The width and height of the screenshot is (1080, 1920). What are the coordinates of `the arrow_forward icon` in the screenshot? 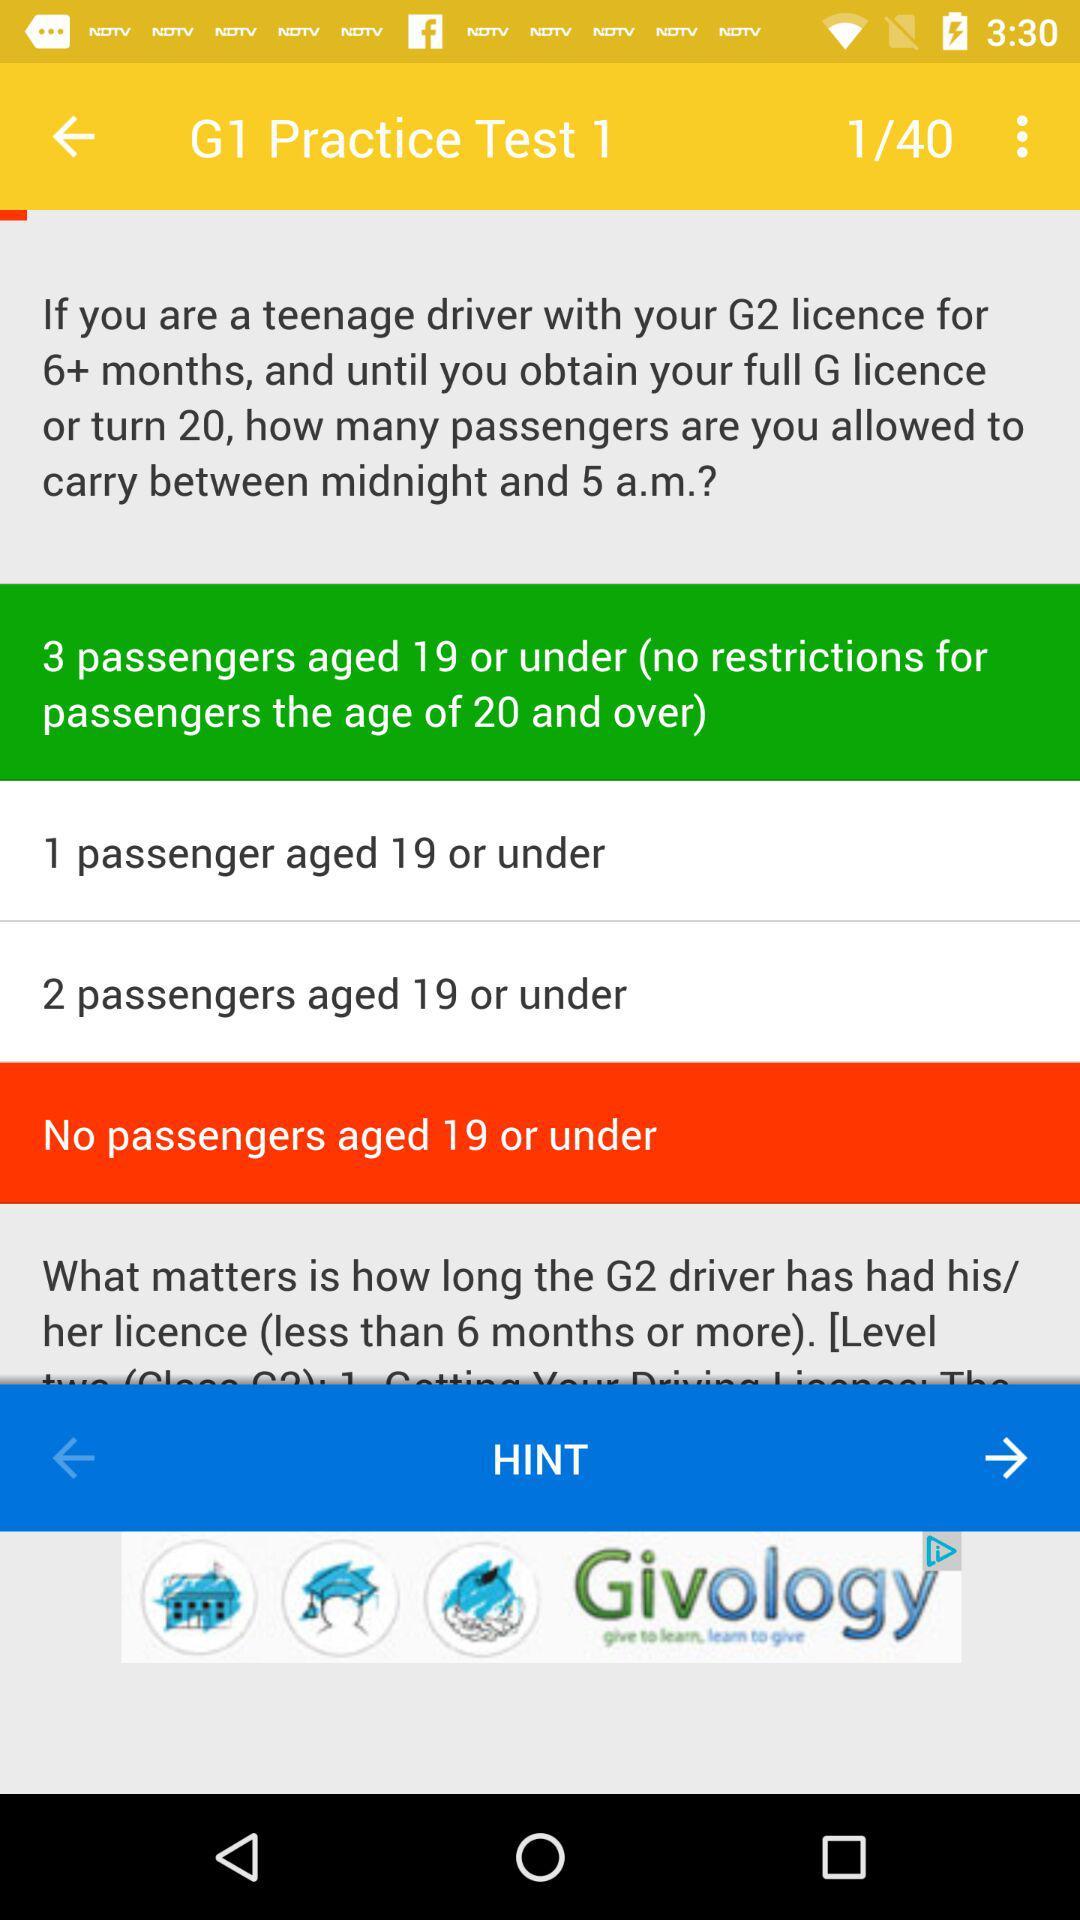 It's located at (1006, 1458).